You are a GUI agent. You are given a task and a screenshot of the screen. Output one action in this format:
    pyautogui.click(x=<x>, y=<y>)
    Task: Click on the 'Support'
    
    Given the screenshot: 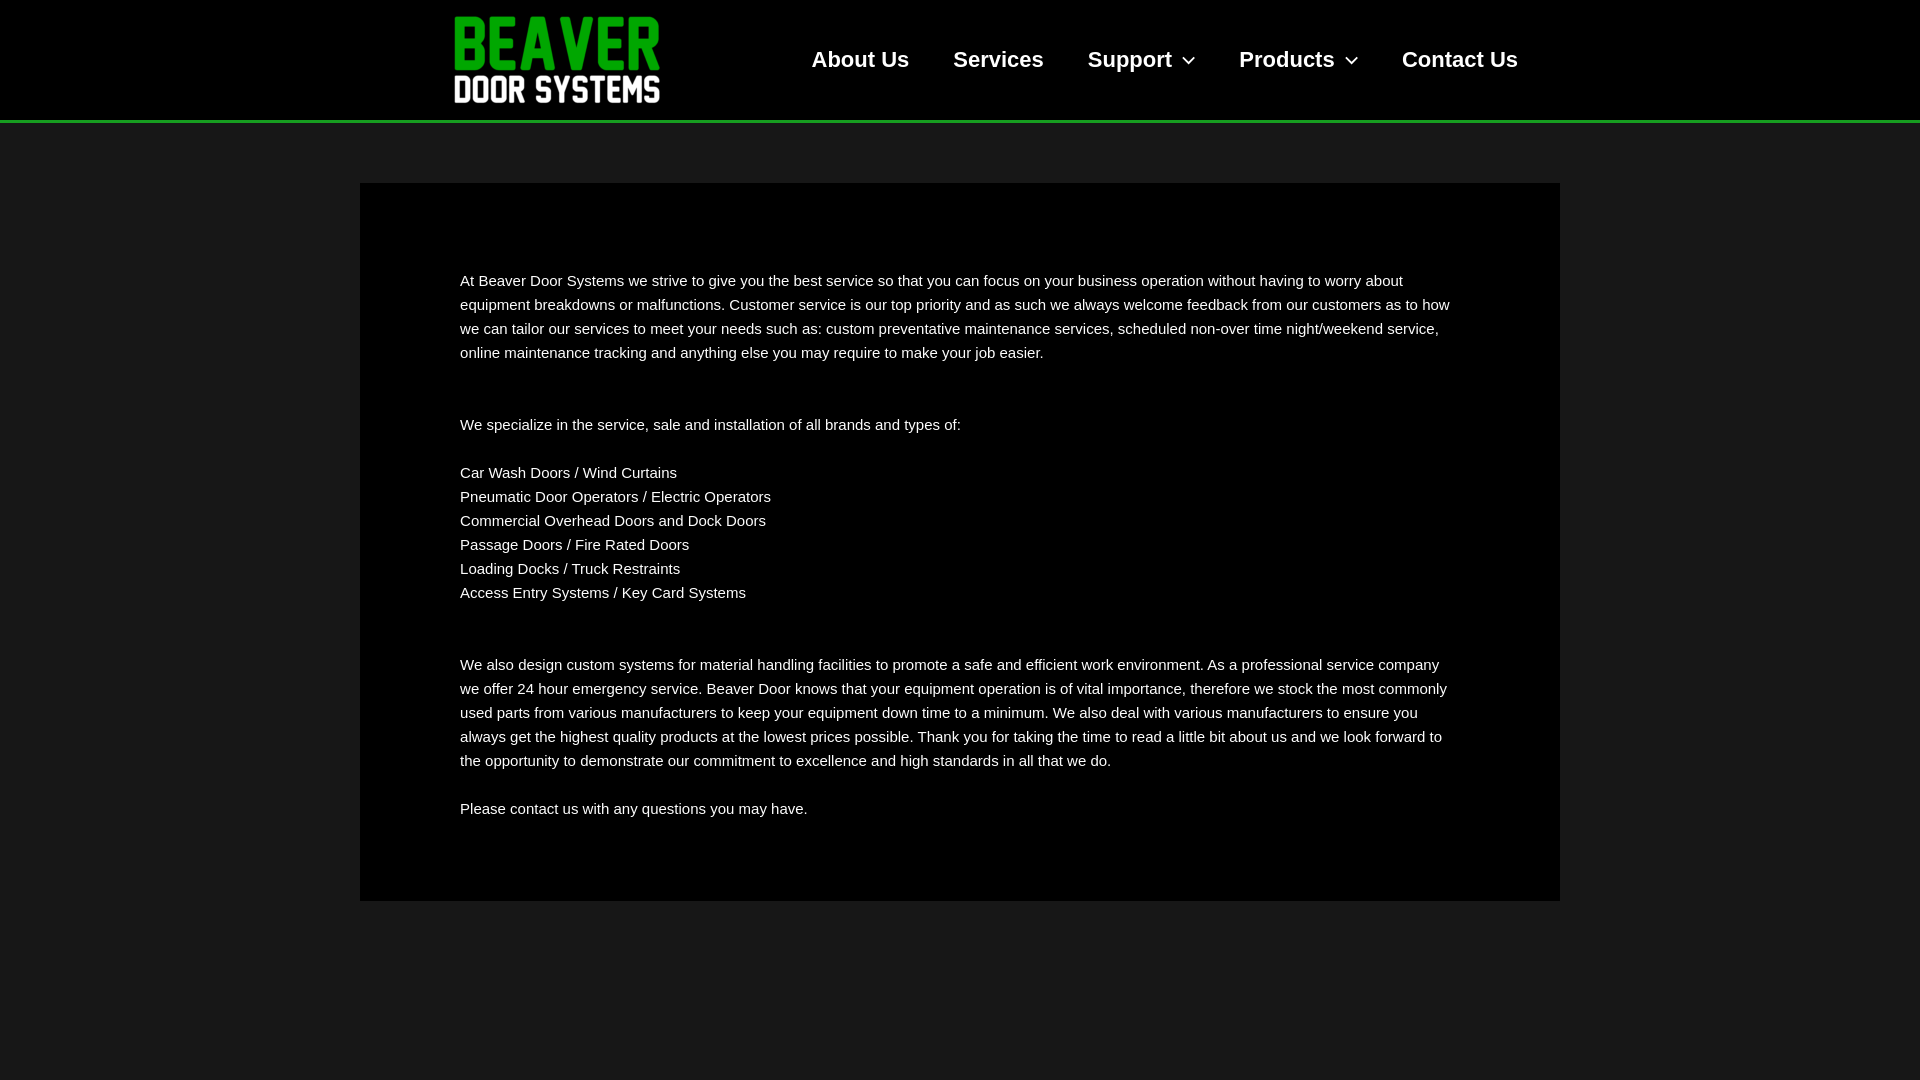 What is the action you would take?
    pyautogui.click(x=1142, y=59)
    